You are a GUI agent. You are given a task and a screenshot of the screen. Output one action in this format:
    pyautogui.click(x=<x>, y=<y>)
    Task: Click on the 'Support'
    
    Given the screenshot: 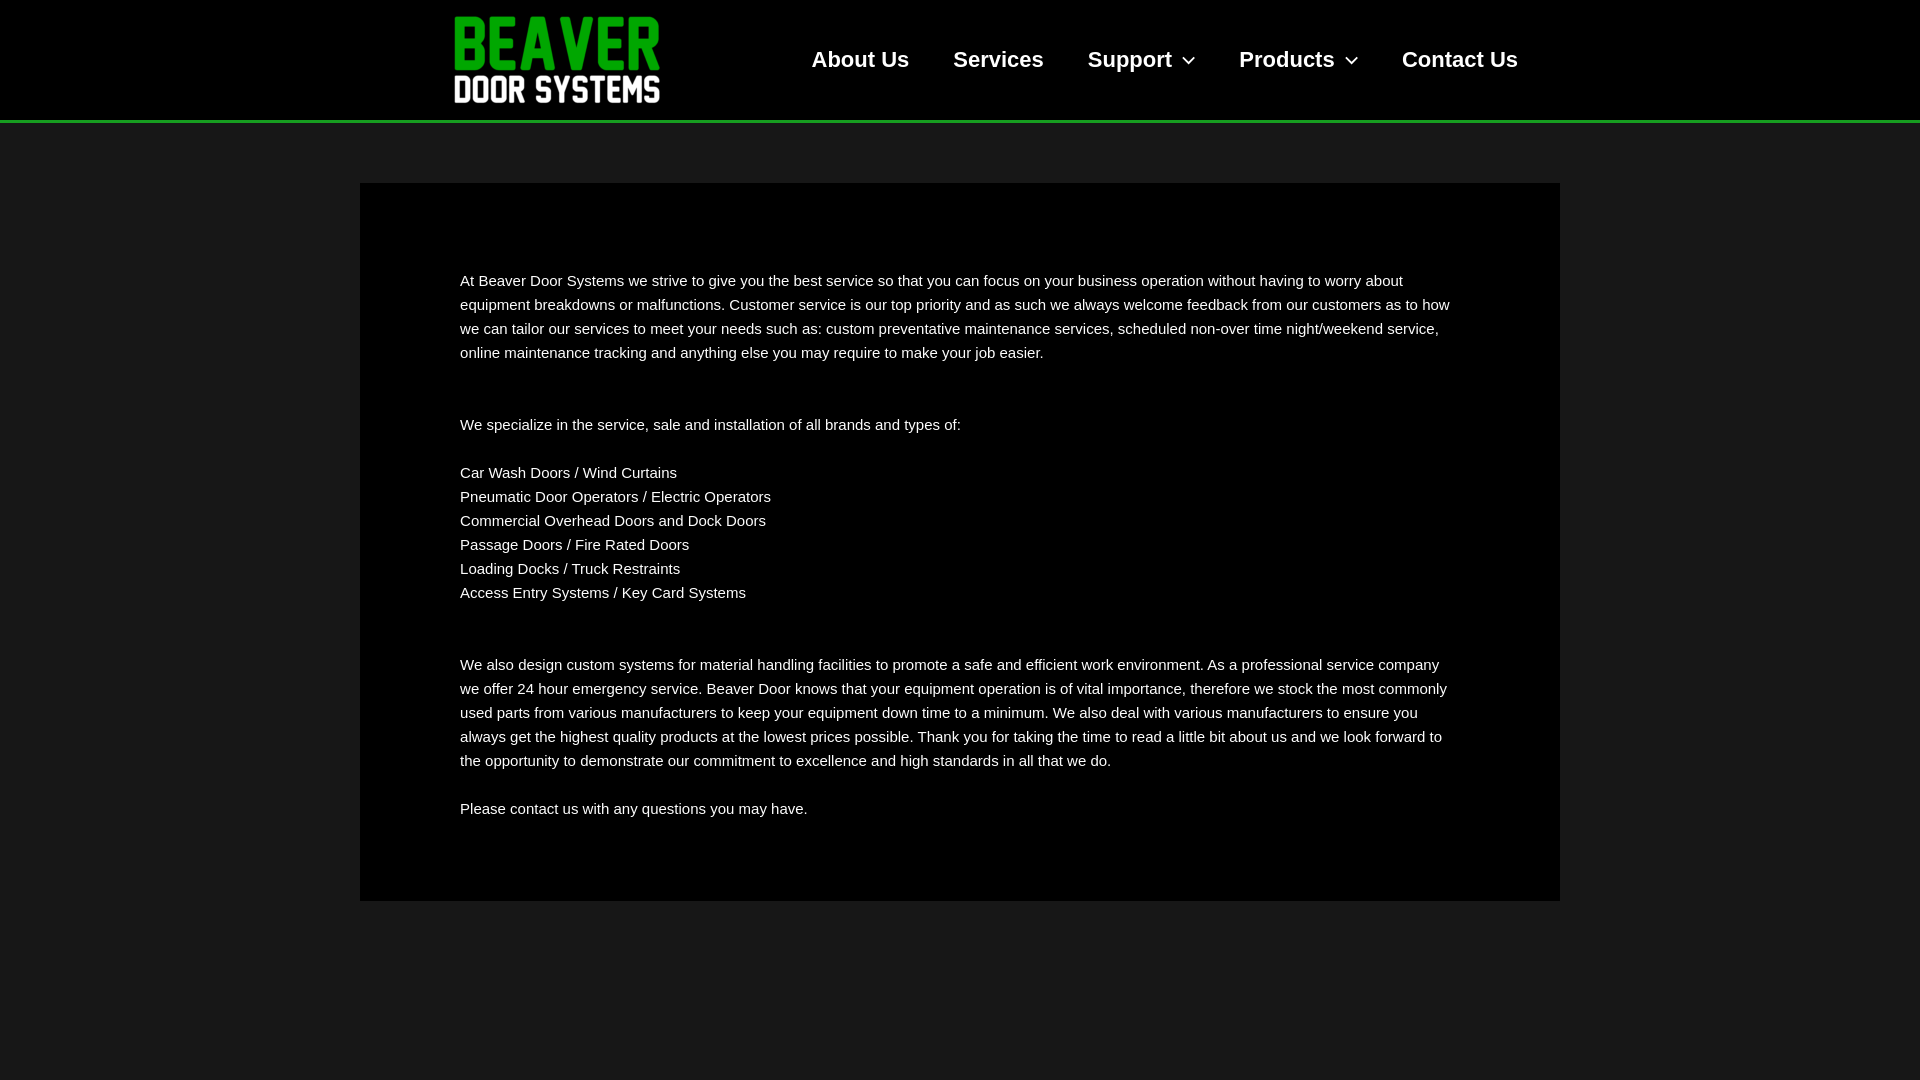 What is the action you would take?
    pyautogui.click(x=1142, y=59)
    